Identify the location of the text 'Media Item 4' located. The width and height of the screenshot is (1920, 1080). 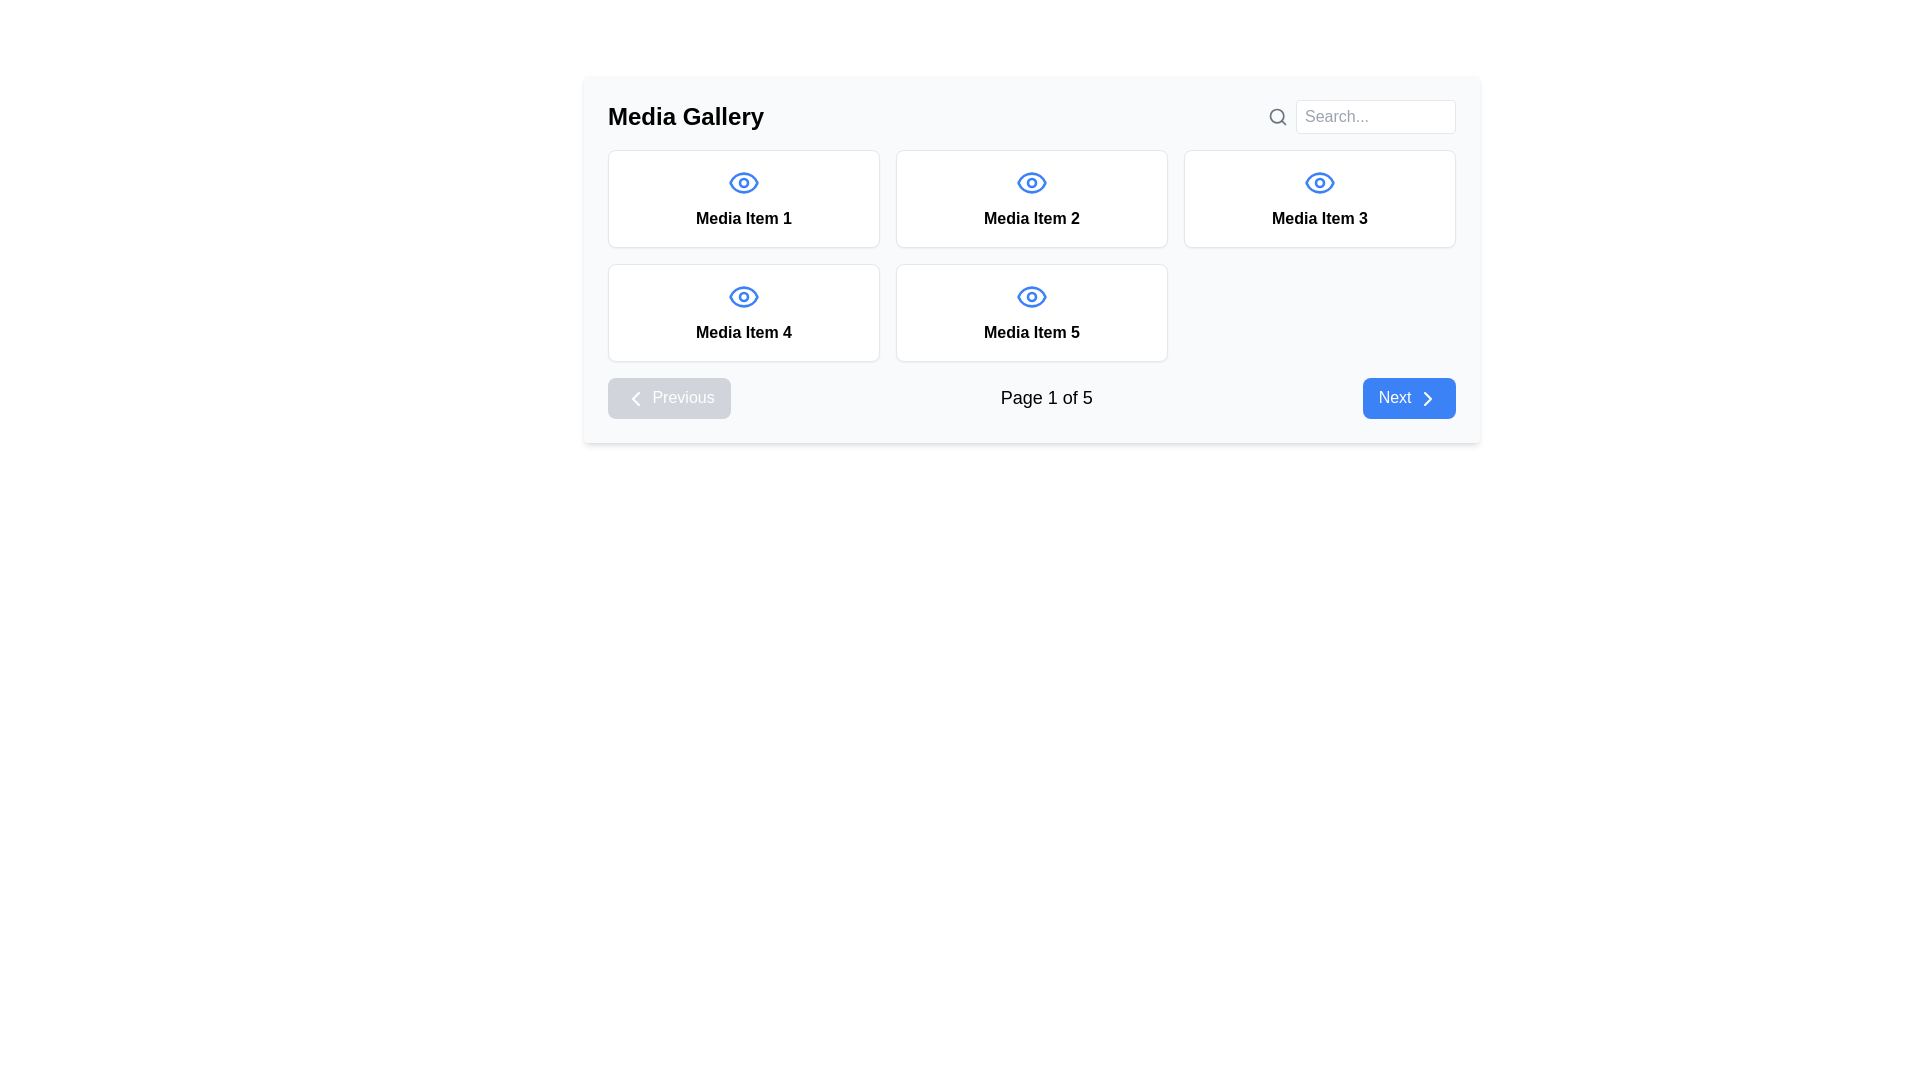
(743, 331).